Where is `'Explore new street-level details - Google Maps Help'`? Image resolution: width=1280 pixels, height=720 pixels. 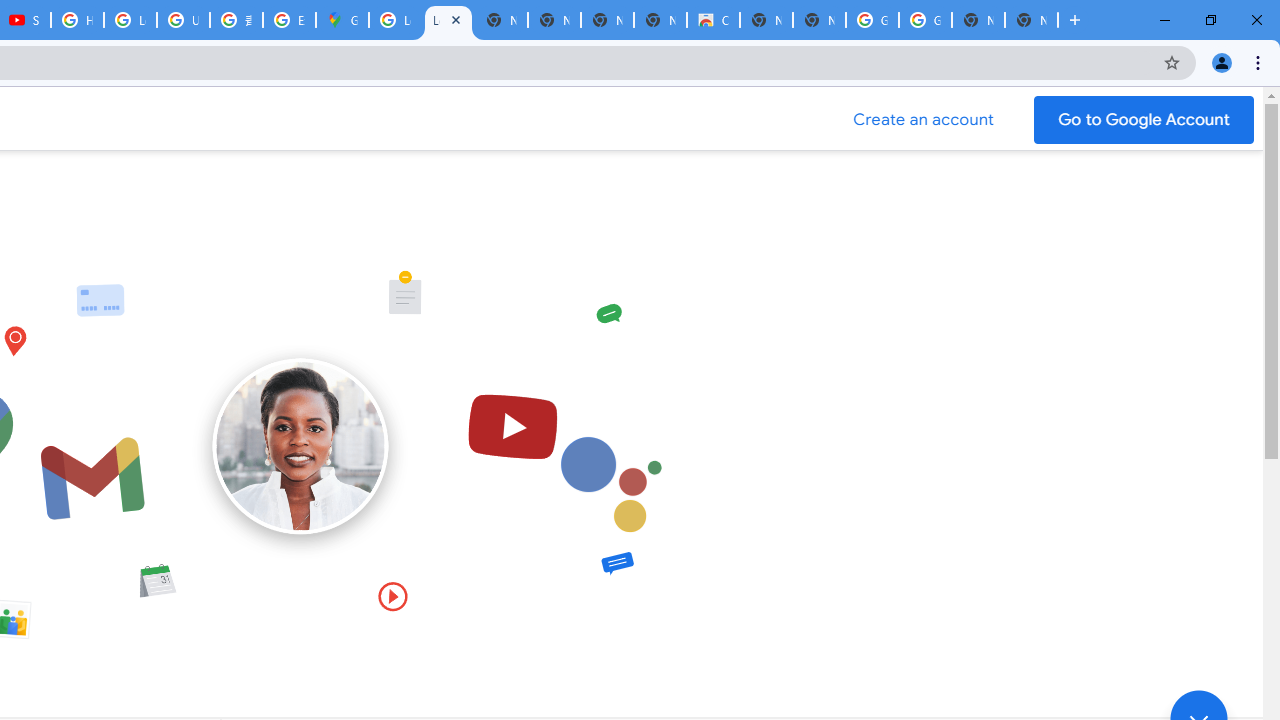 'Explore new street-level details - Google Maps Help' is located at coordinates (288, 20).